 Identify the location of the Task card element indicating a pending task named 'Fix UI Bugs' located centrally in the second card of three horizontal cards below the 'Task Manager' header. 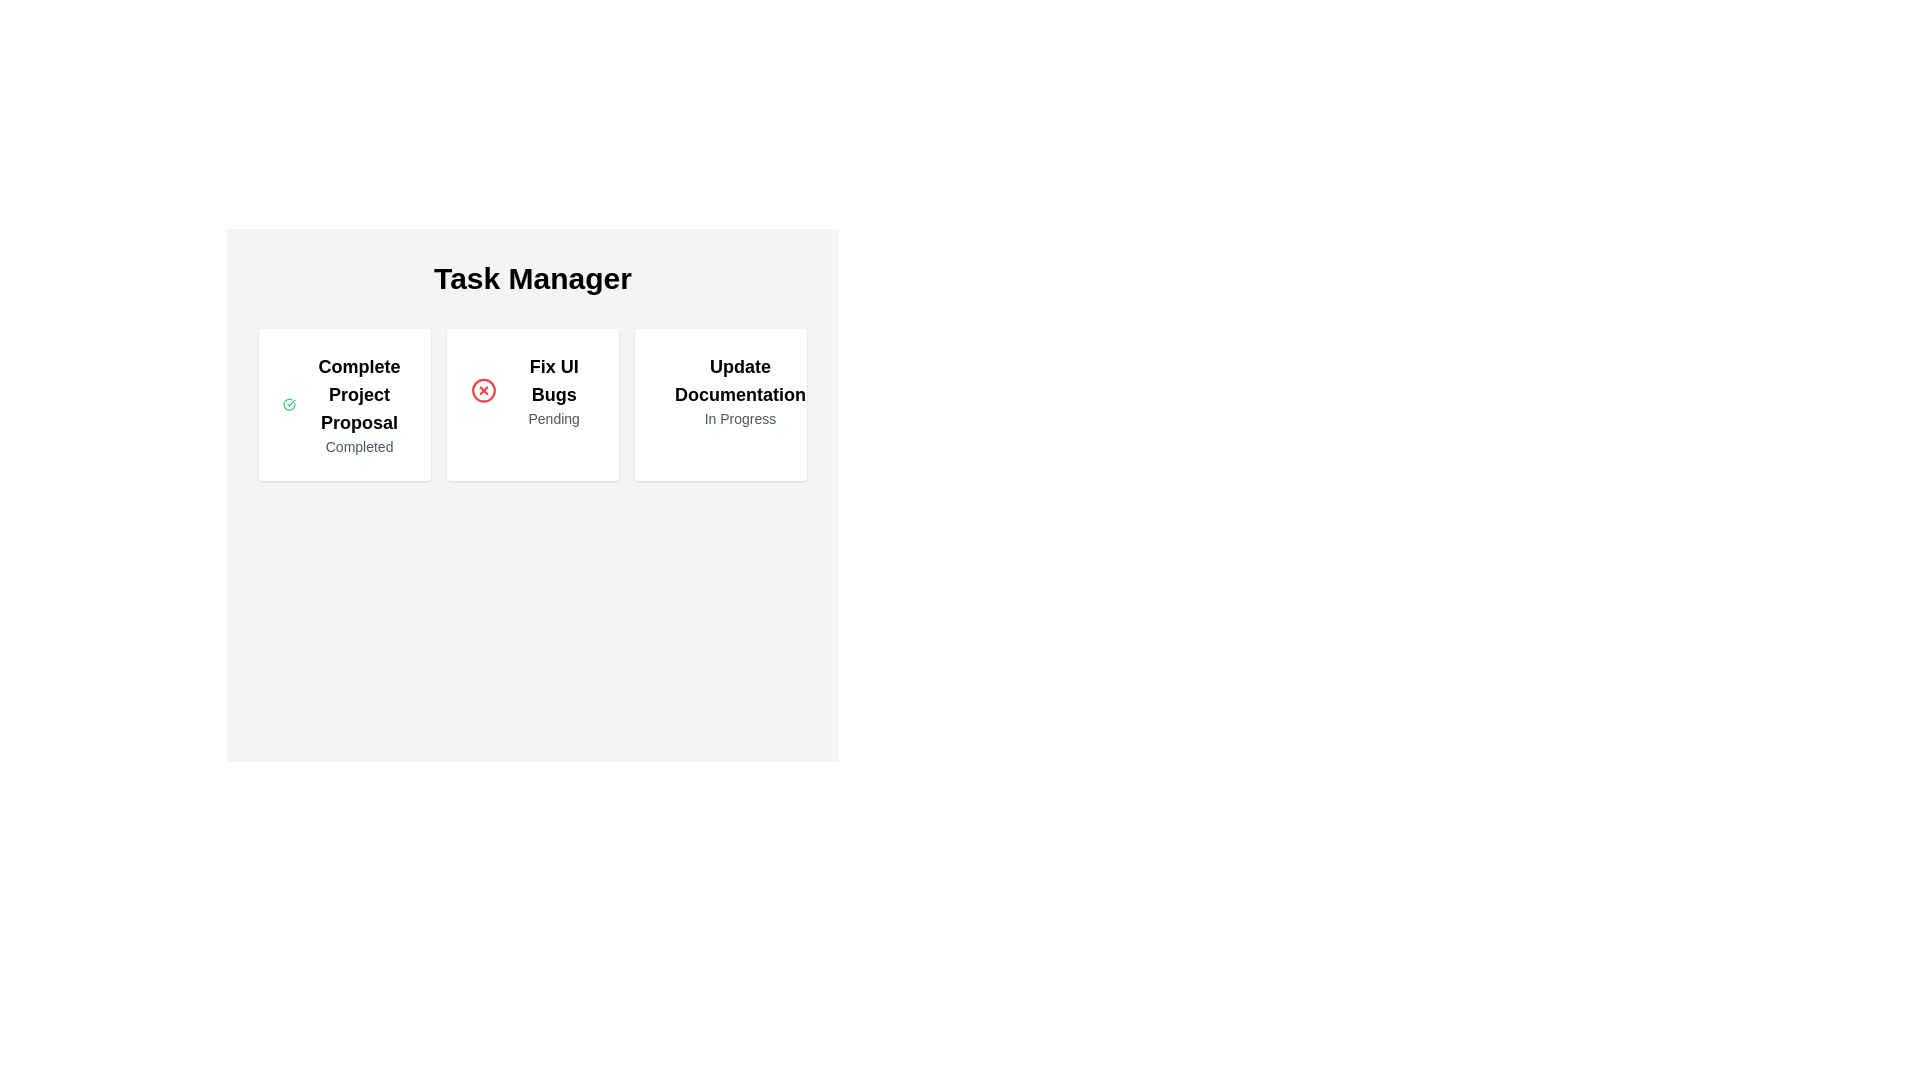
(532, 390).